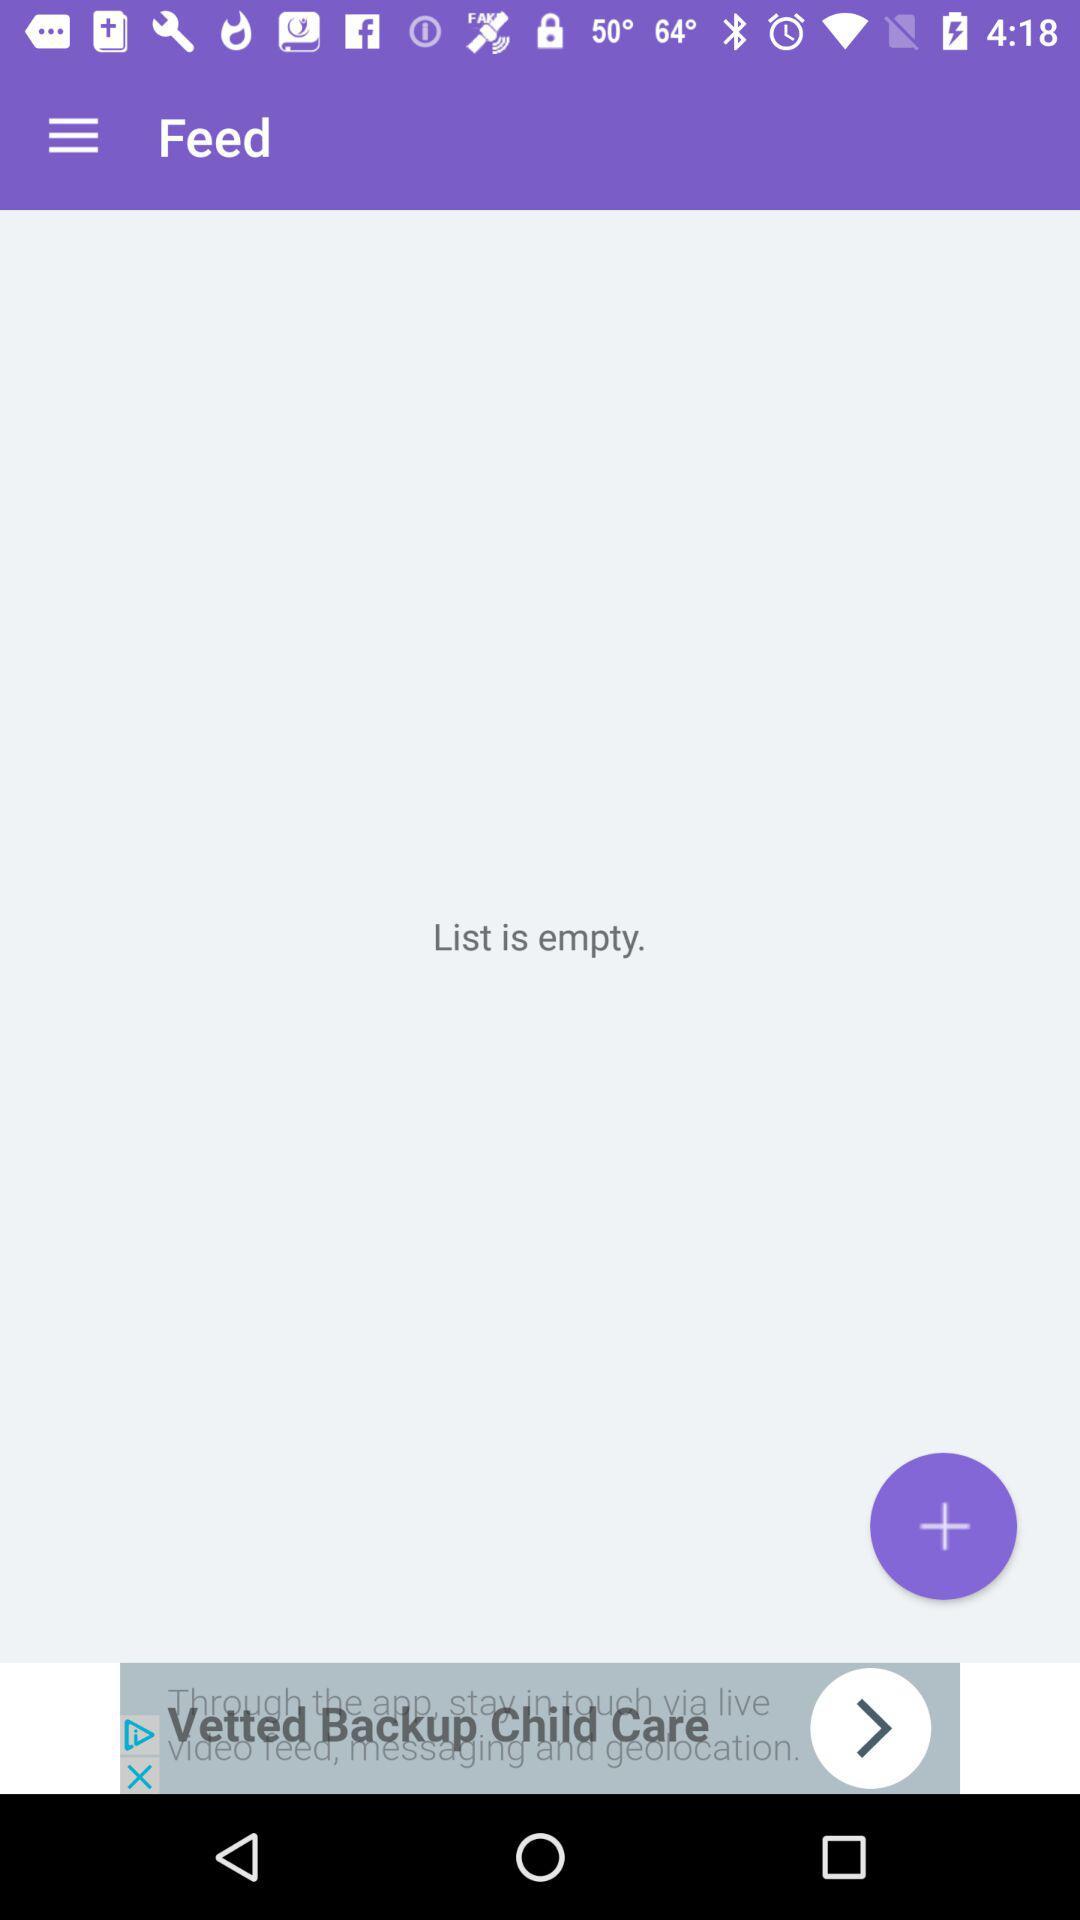 Image resolution: width=1080 pixels, height=1920 pixels. Describe the element at coordinates (540, 935) in the screenshot. I see `description` at that location.